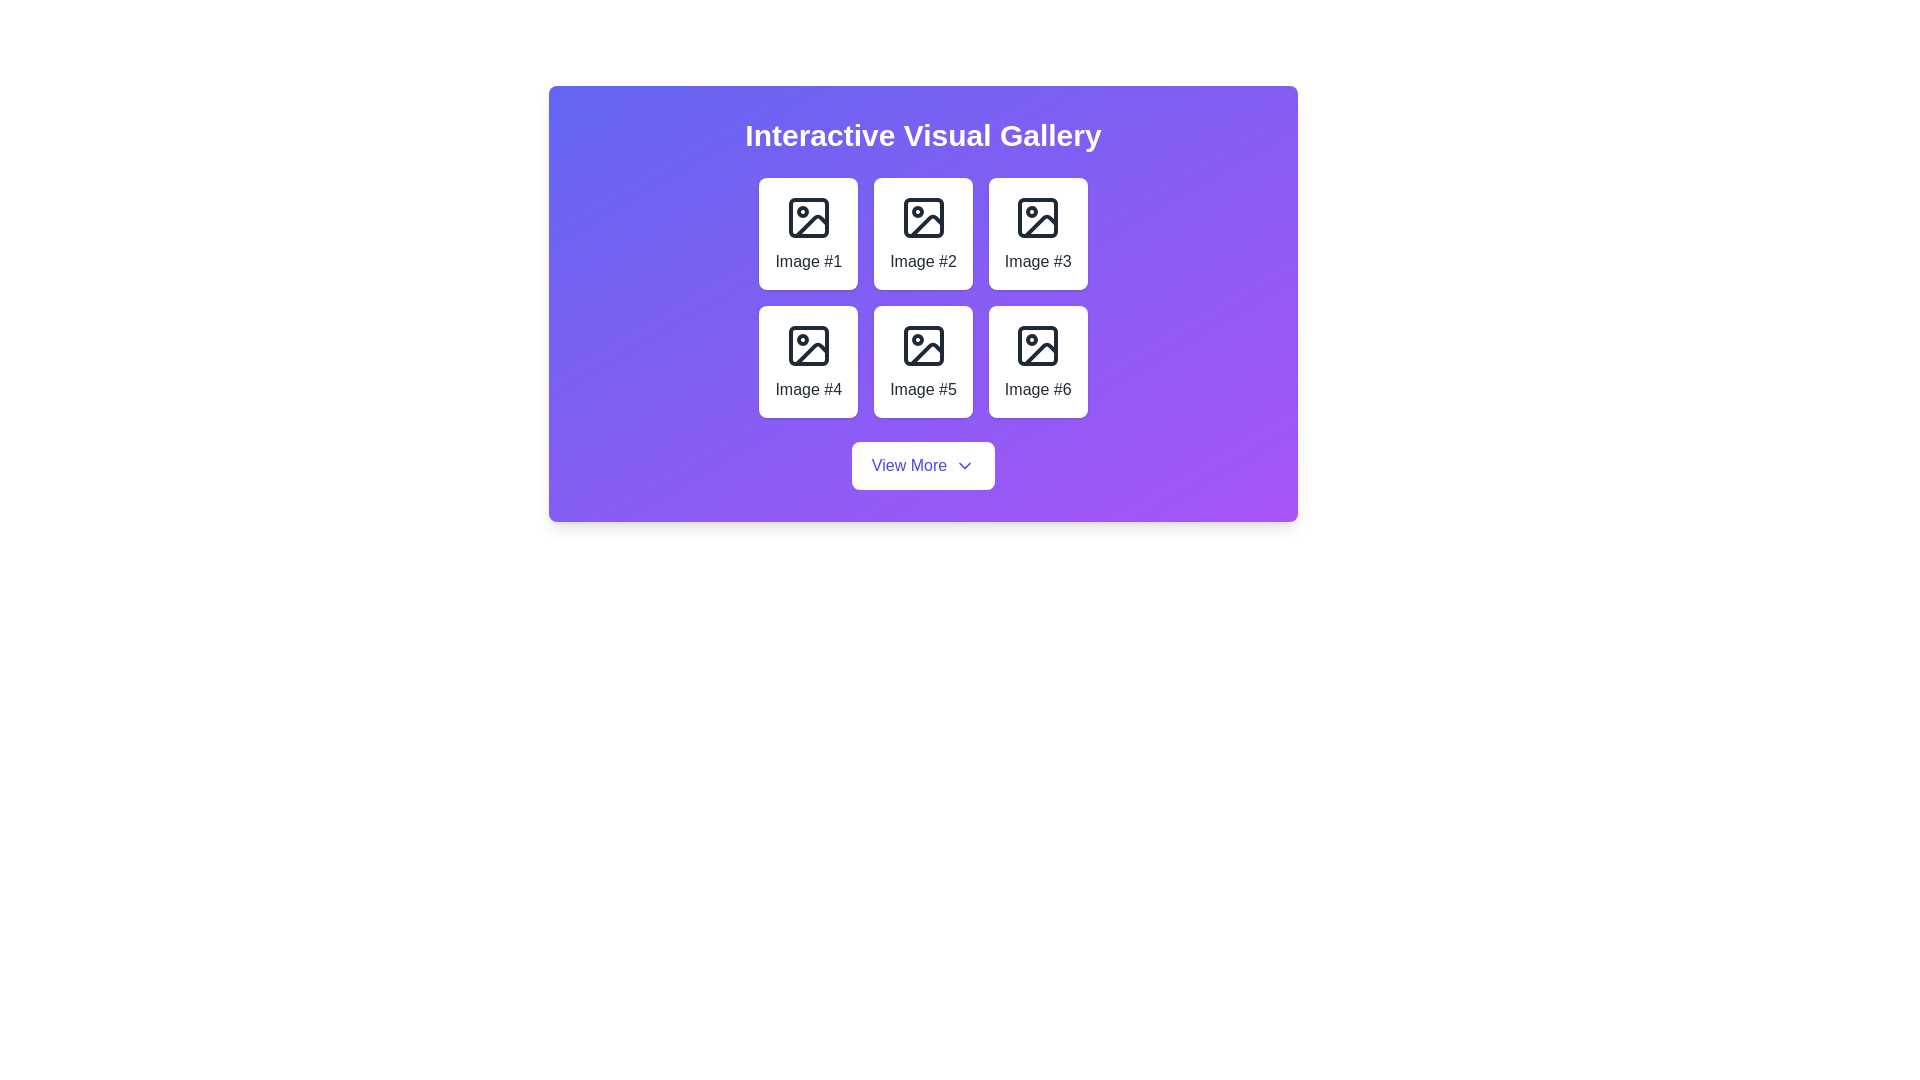 This screenshot has width=1920, height=1080. I want to click on the icon element representing 'Image #4' in the 'Interactive Visual Gallery', which features a circular dot in the top left corner and is outlined in a dark color, so click(808, 345).